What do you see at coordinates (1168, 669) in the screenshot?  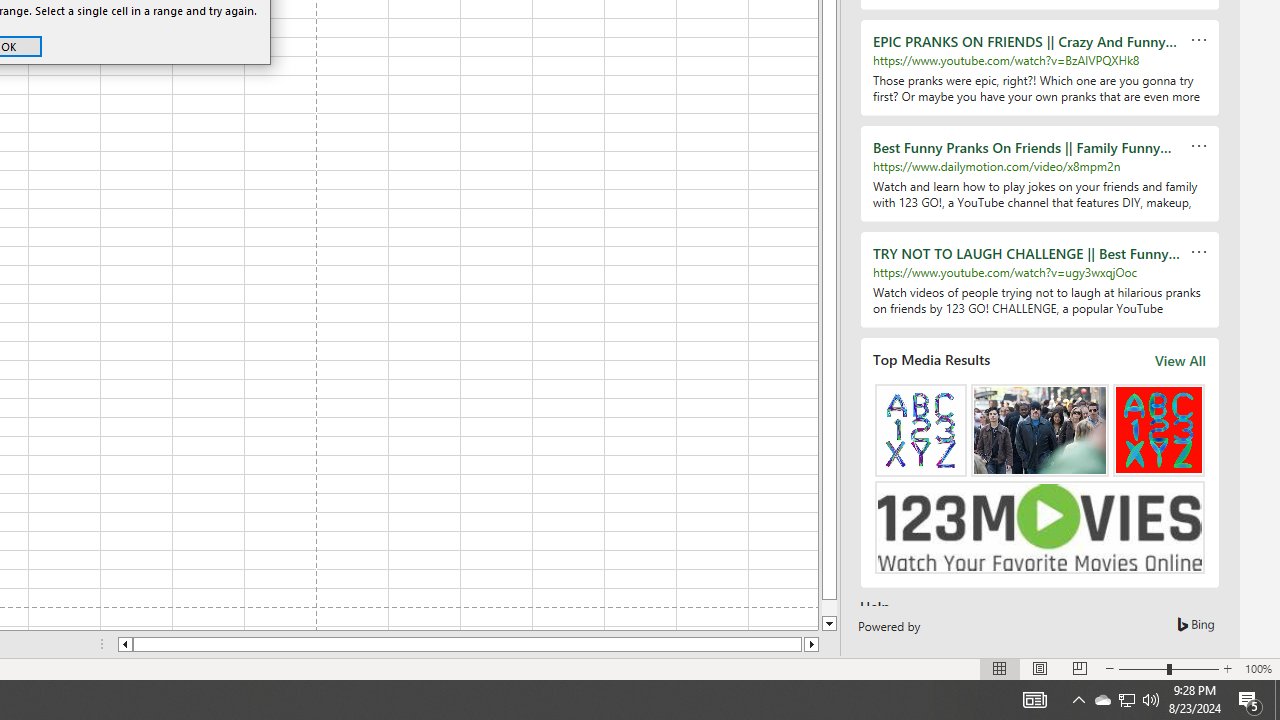 I see `'Zoom'` at bounding box center [1168, 669].